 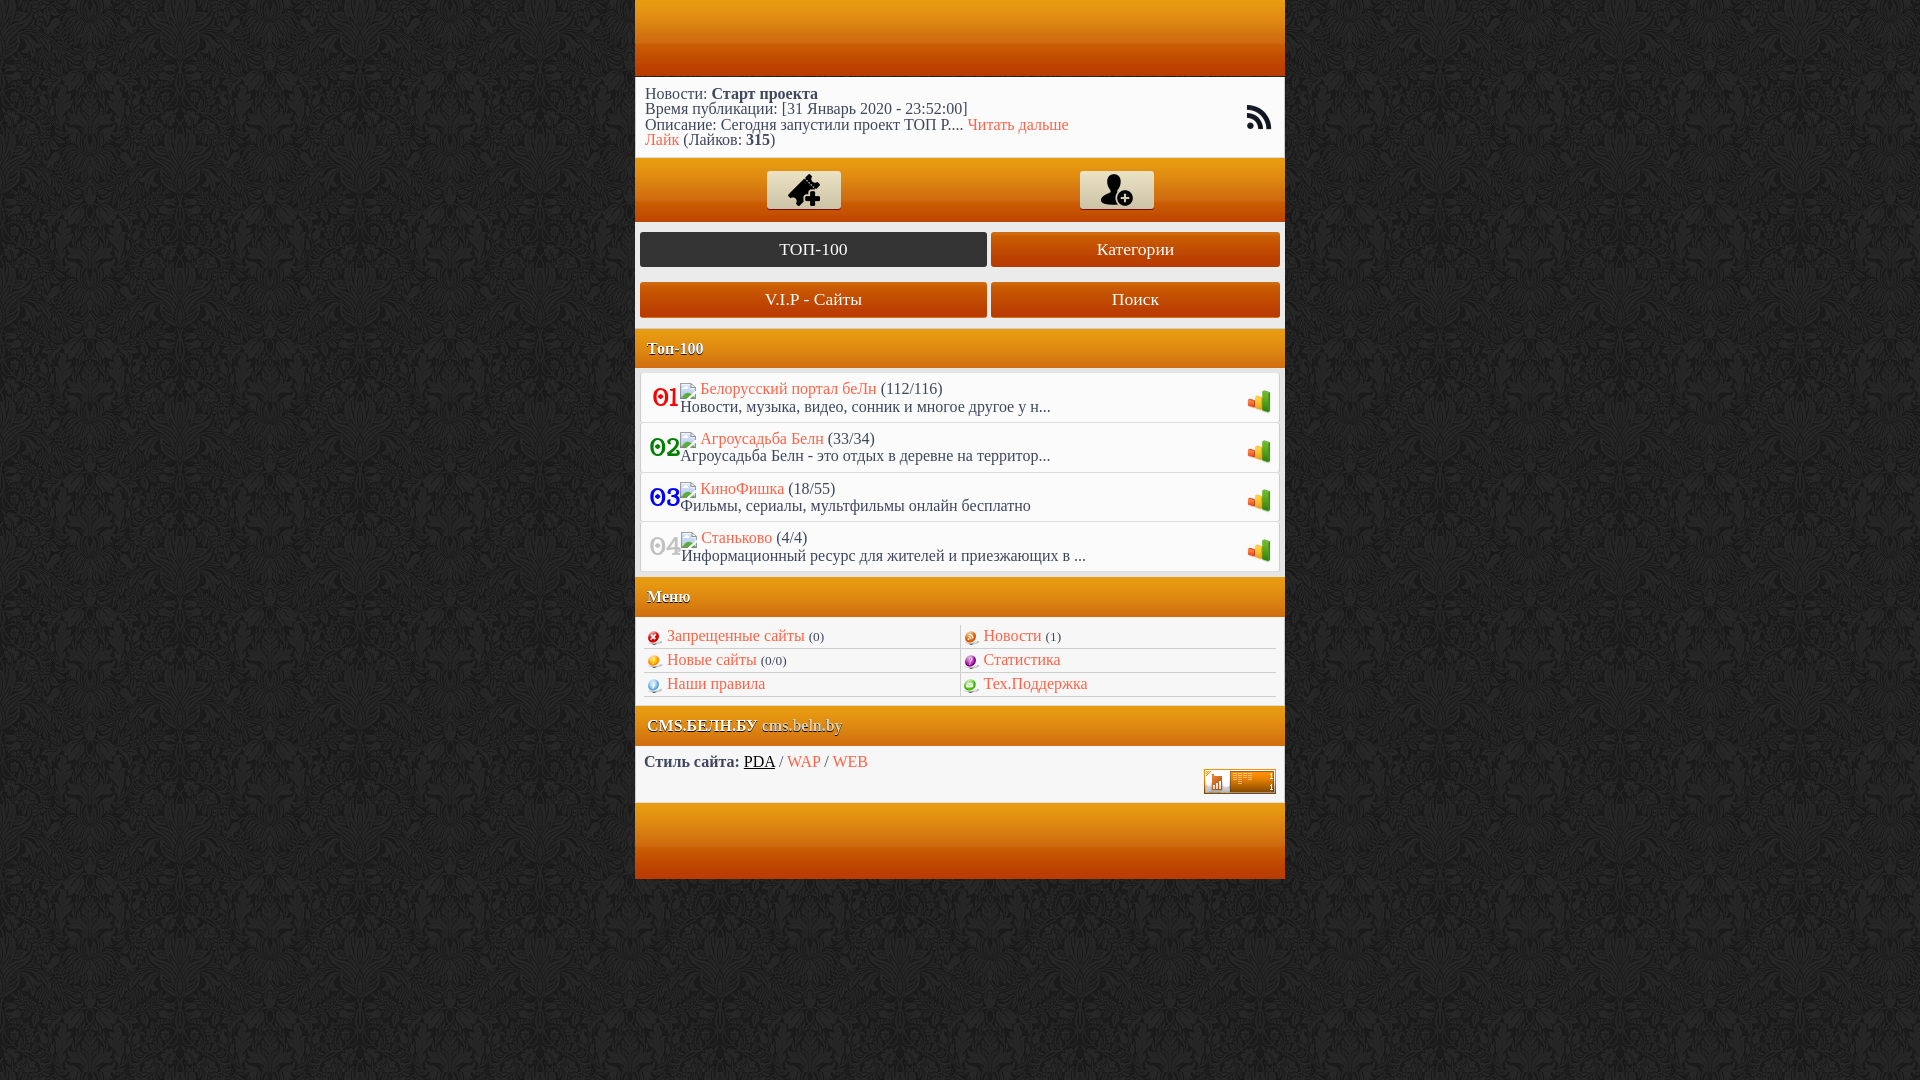 What do you see at coordinates (803, 761) in the screenshot?
I see `'WAP'` at bounding box center [803, 761].